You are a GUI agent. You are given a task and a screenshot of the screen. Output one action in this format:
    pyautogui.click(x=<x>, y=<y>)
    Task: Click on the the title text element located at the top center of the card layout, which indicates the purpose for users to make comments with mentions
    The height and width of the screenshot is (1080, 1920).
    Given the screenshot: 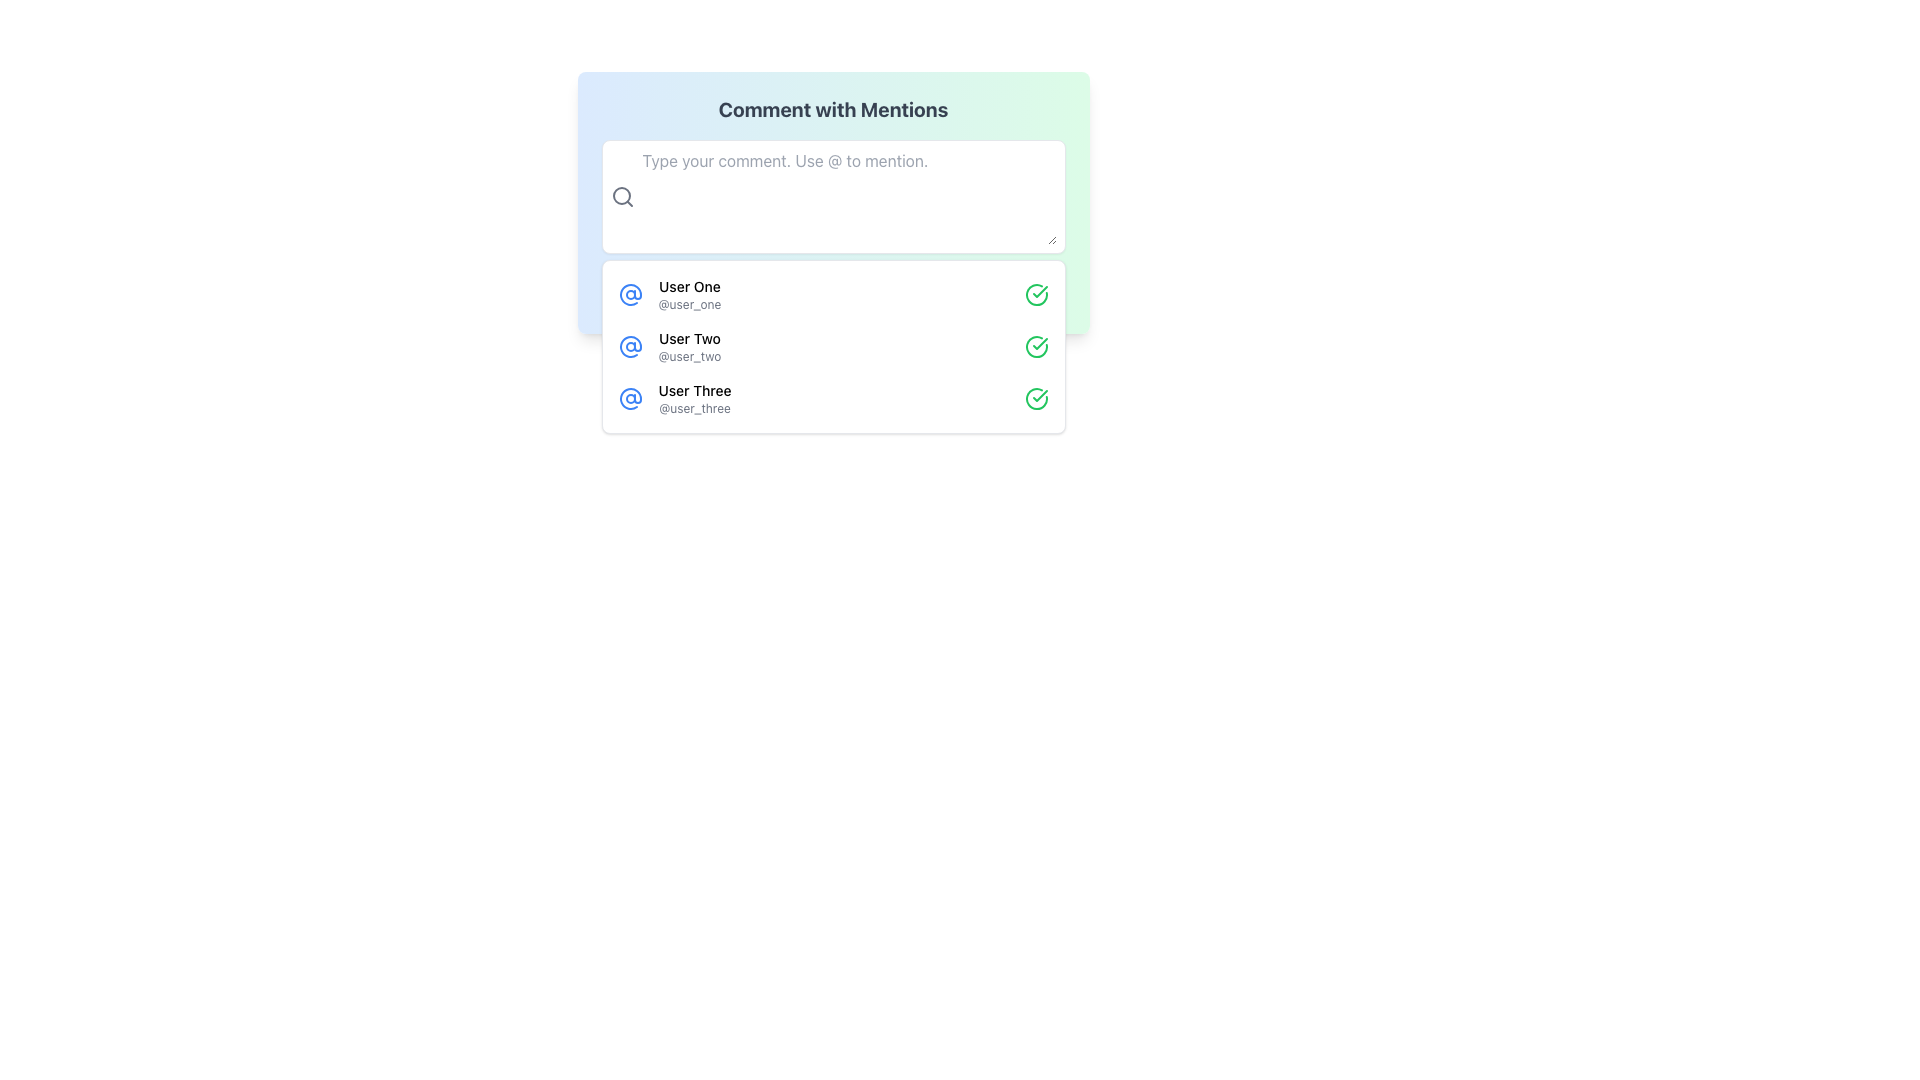 What is the action you would take?
    pyautogui.click(x=833, y=110)
    